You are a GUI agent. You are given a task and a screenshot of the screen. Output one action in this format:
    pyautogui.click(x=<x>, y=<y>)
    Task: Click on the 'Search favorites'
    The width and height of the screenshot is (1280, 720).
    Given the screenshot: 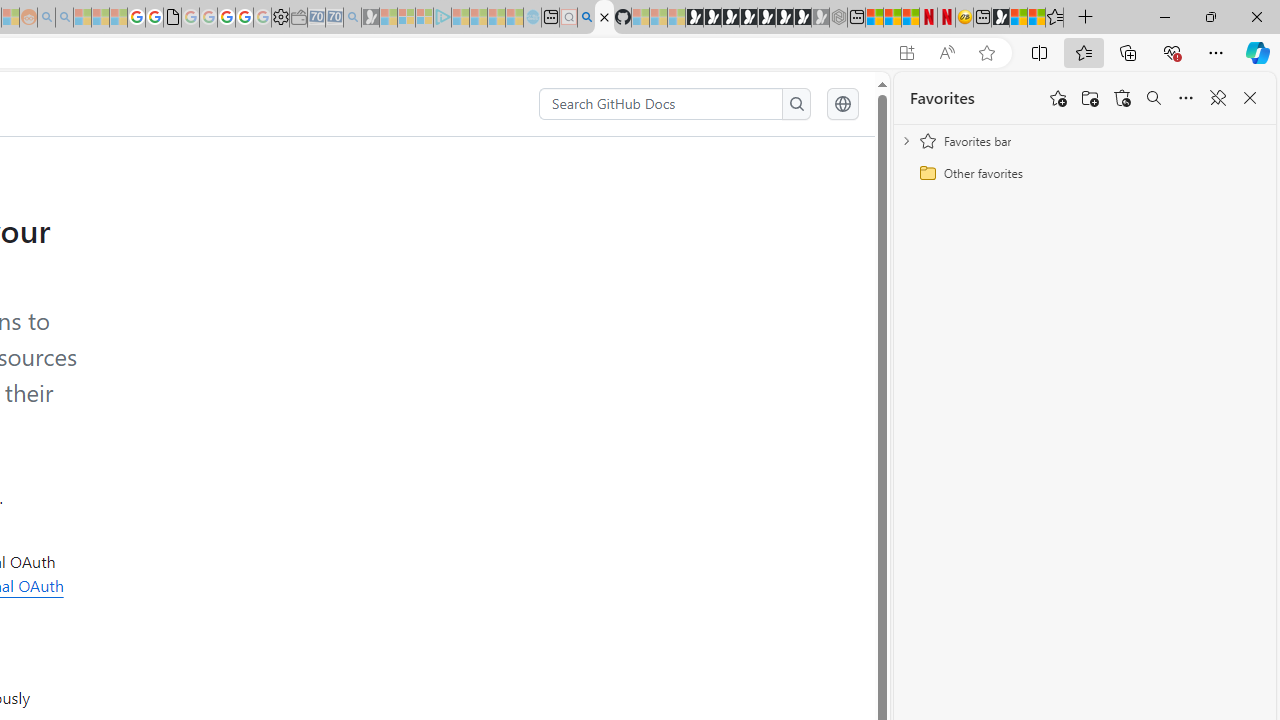 What is the action you would take?
    pyautogui.click(x=1153, y=98)
    